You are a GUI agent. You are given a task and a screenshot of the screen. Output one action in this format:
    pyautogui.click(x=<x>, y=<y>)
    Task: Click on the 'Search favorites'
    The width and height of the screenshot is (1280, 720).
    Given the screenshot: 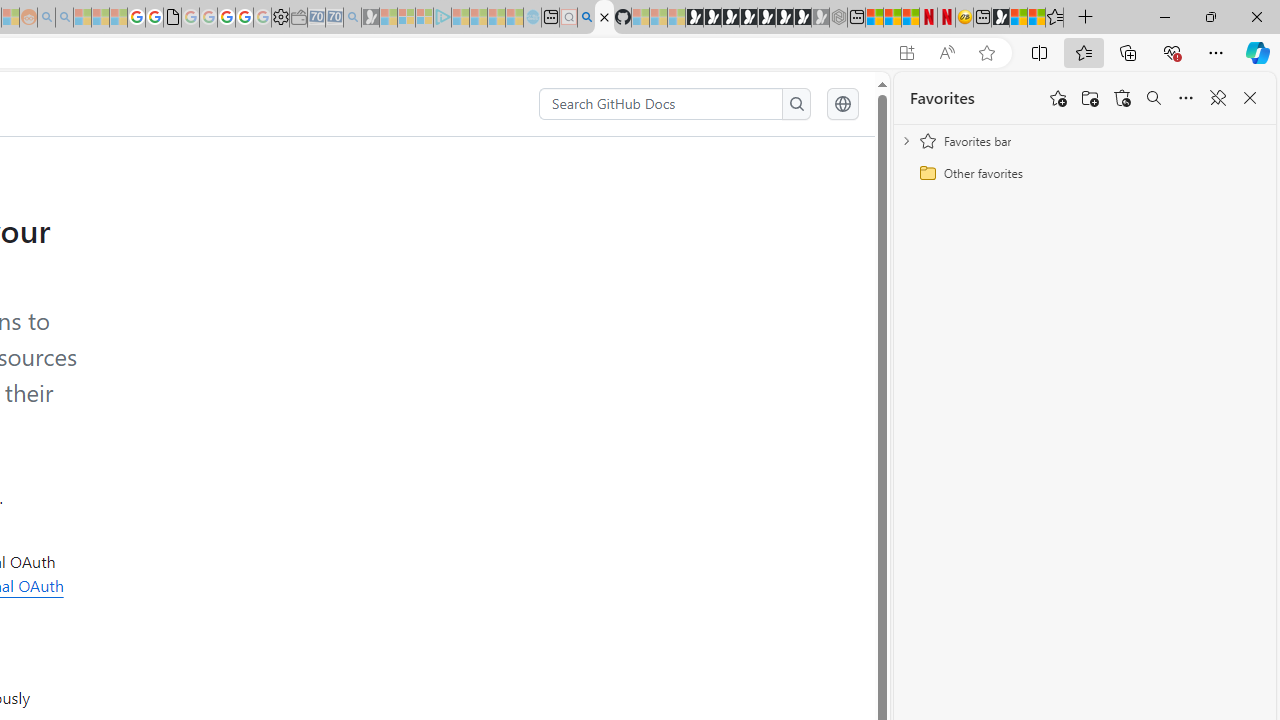 What is the action you would take?
    pyautogui.click(x=1153, y=98)
    